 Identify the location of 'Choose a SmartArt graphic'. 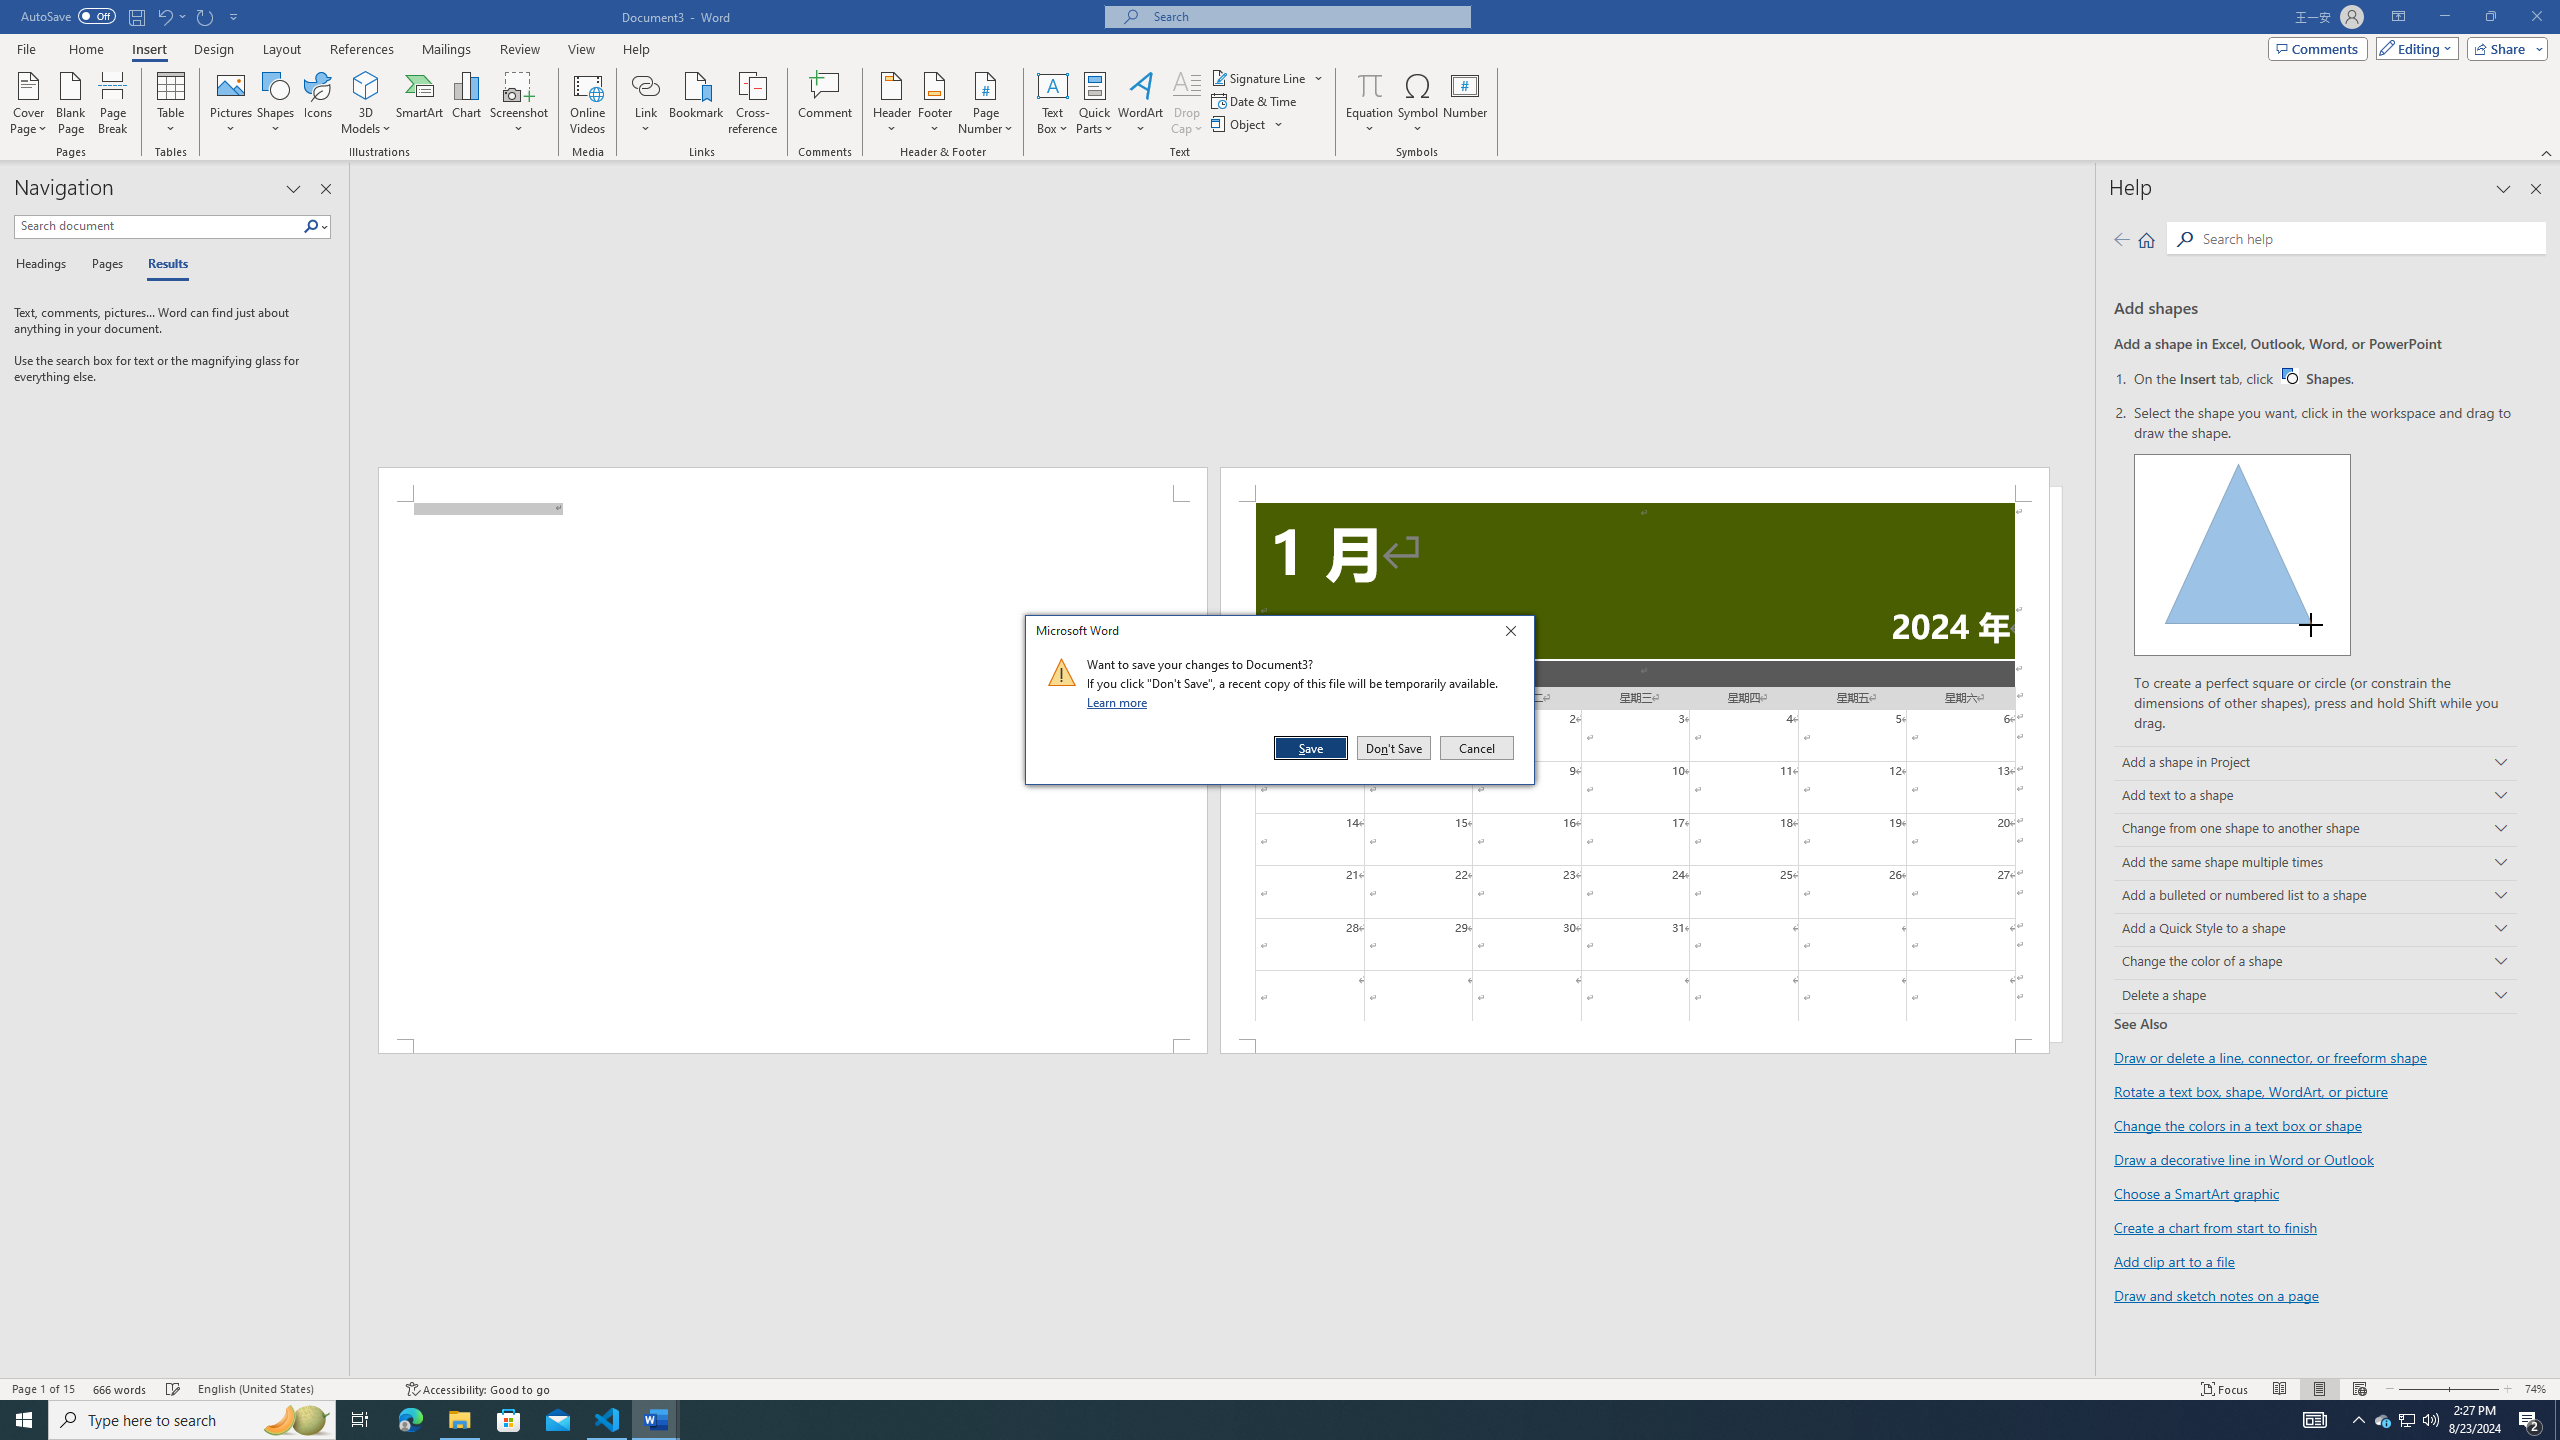
(2196, 1192).